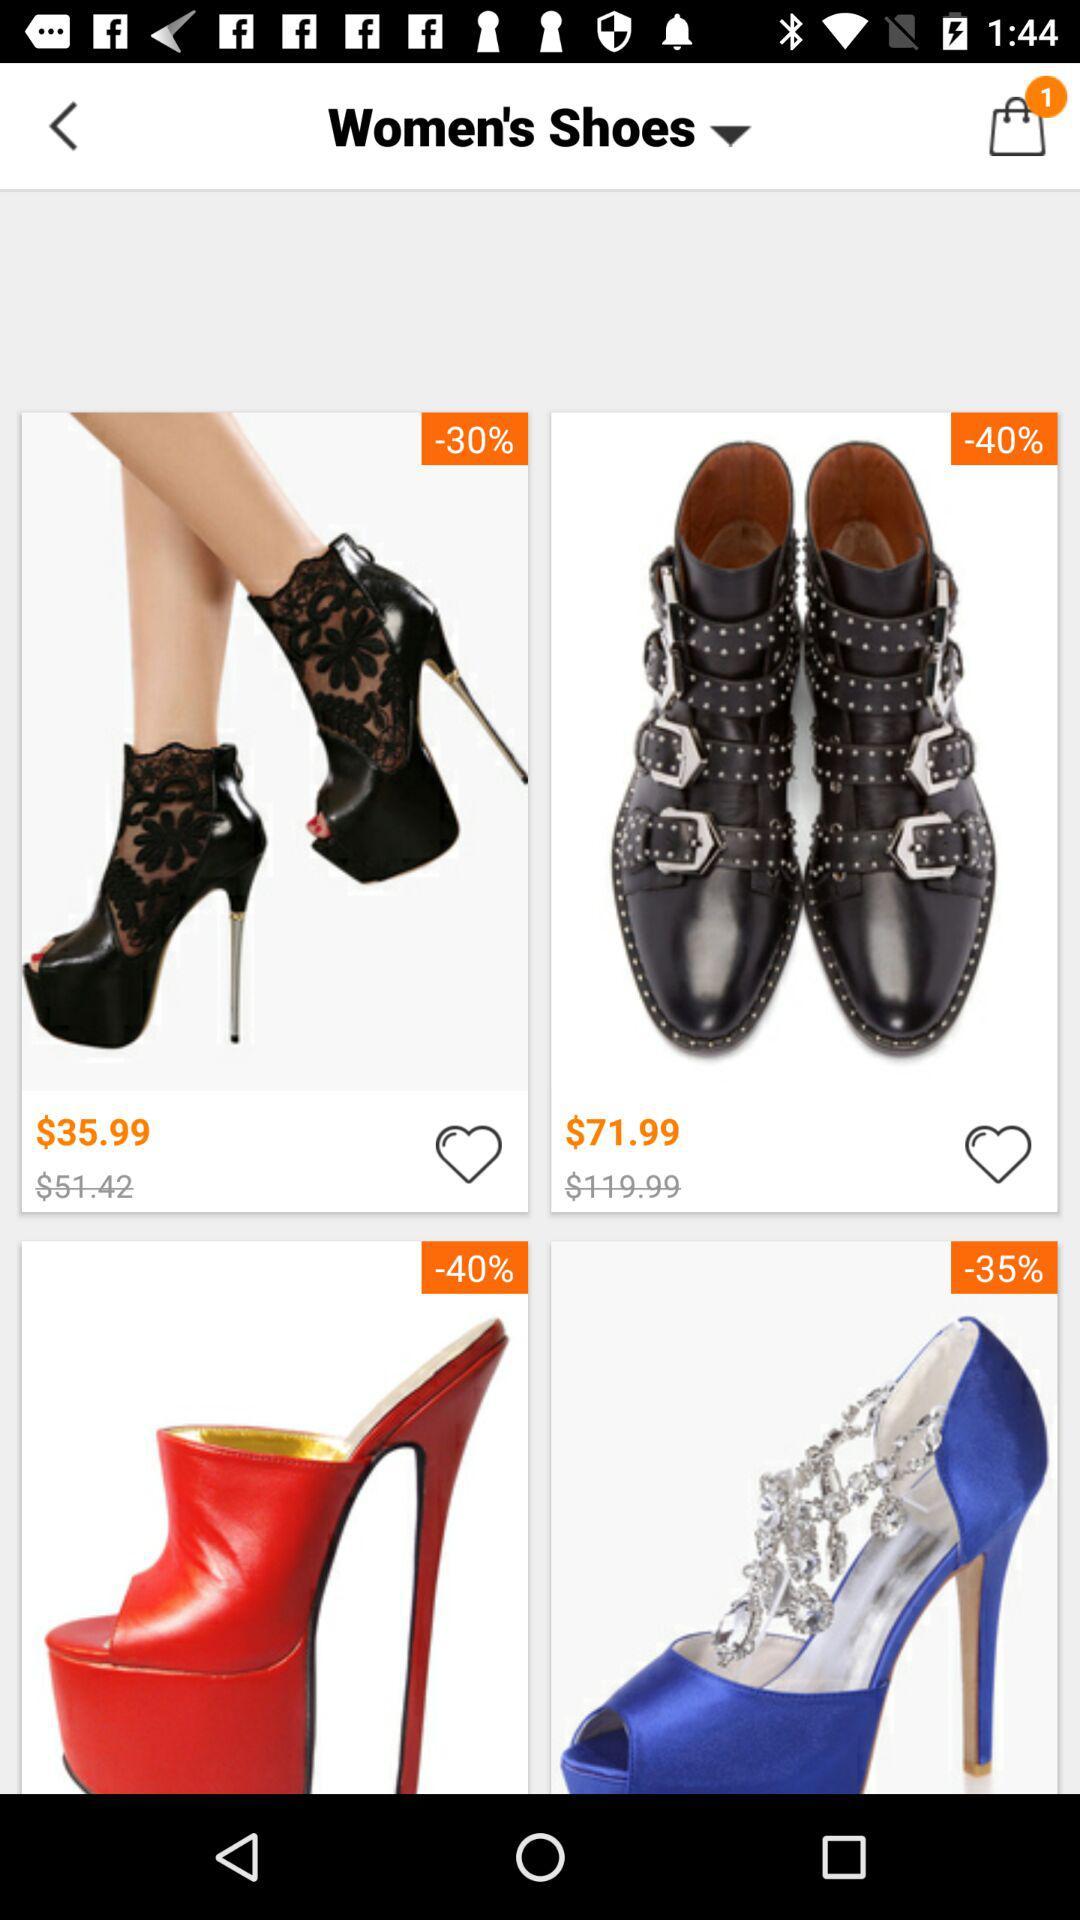 The height and width of the screenshot is (1920, 1080). I want to click on the cart at the right corner, so click(1017, 124).